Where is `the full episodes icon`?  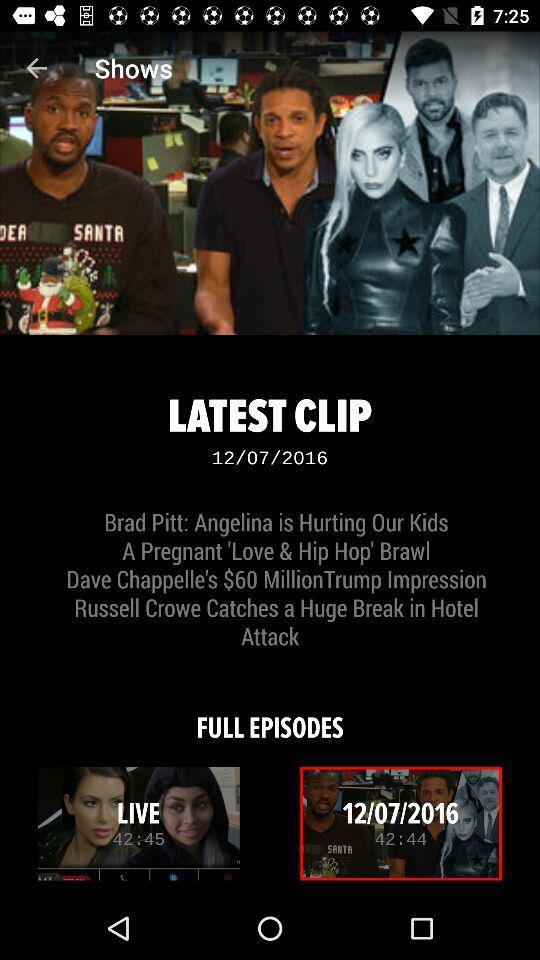
the full episodes icon is located at coordinates (270, 714).